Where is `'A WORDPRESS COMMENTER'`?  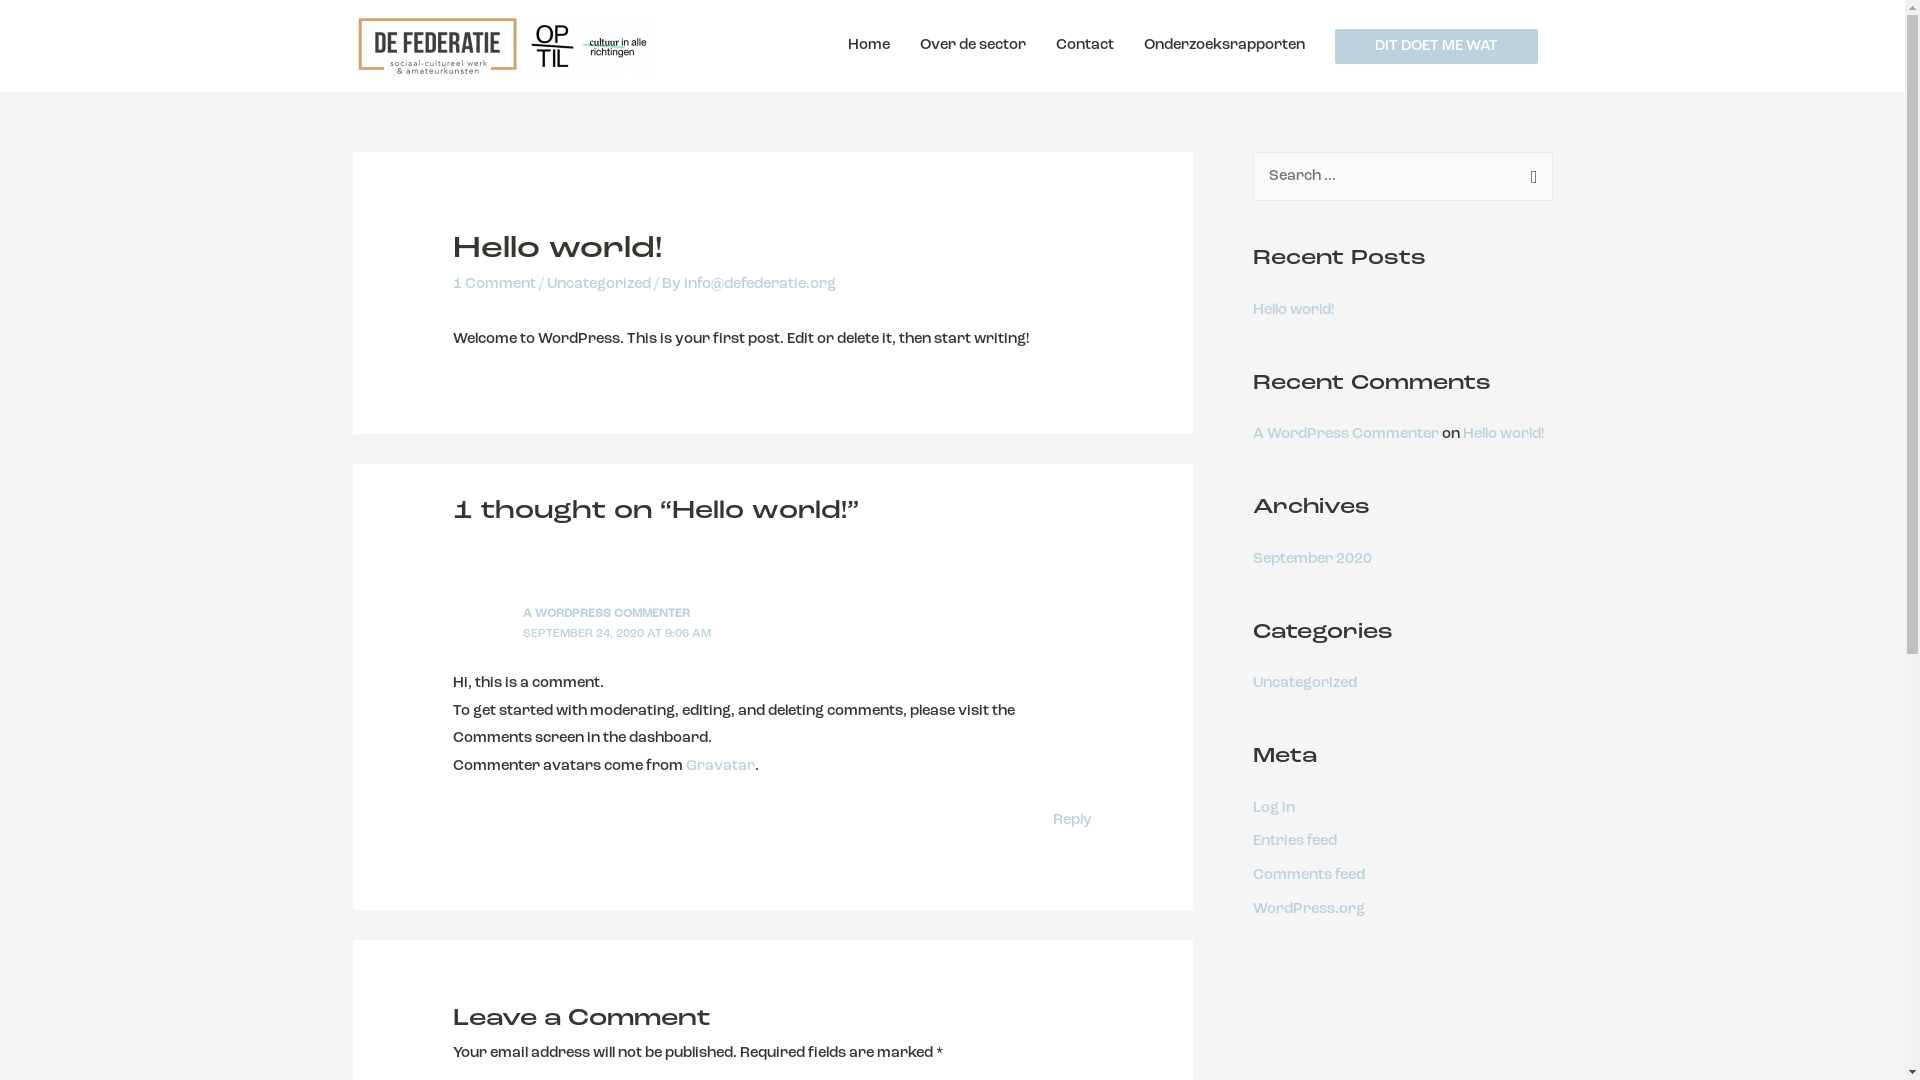 'A WORDPRESS COMMENTER' is located at coordinates (605, 612).